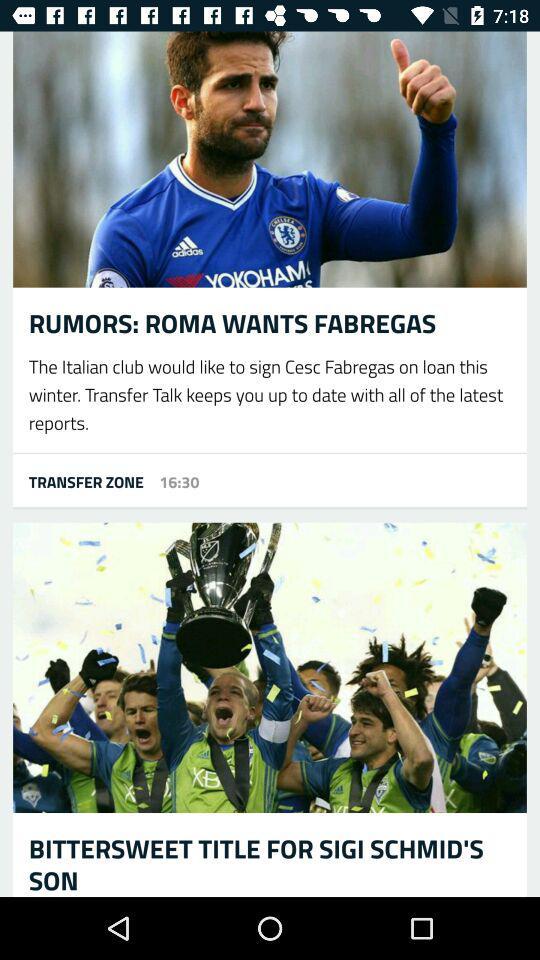 The width and height of the screenshot is (540, 960). I want to click on the transfer zone icon, so click(77, 480).